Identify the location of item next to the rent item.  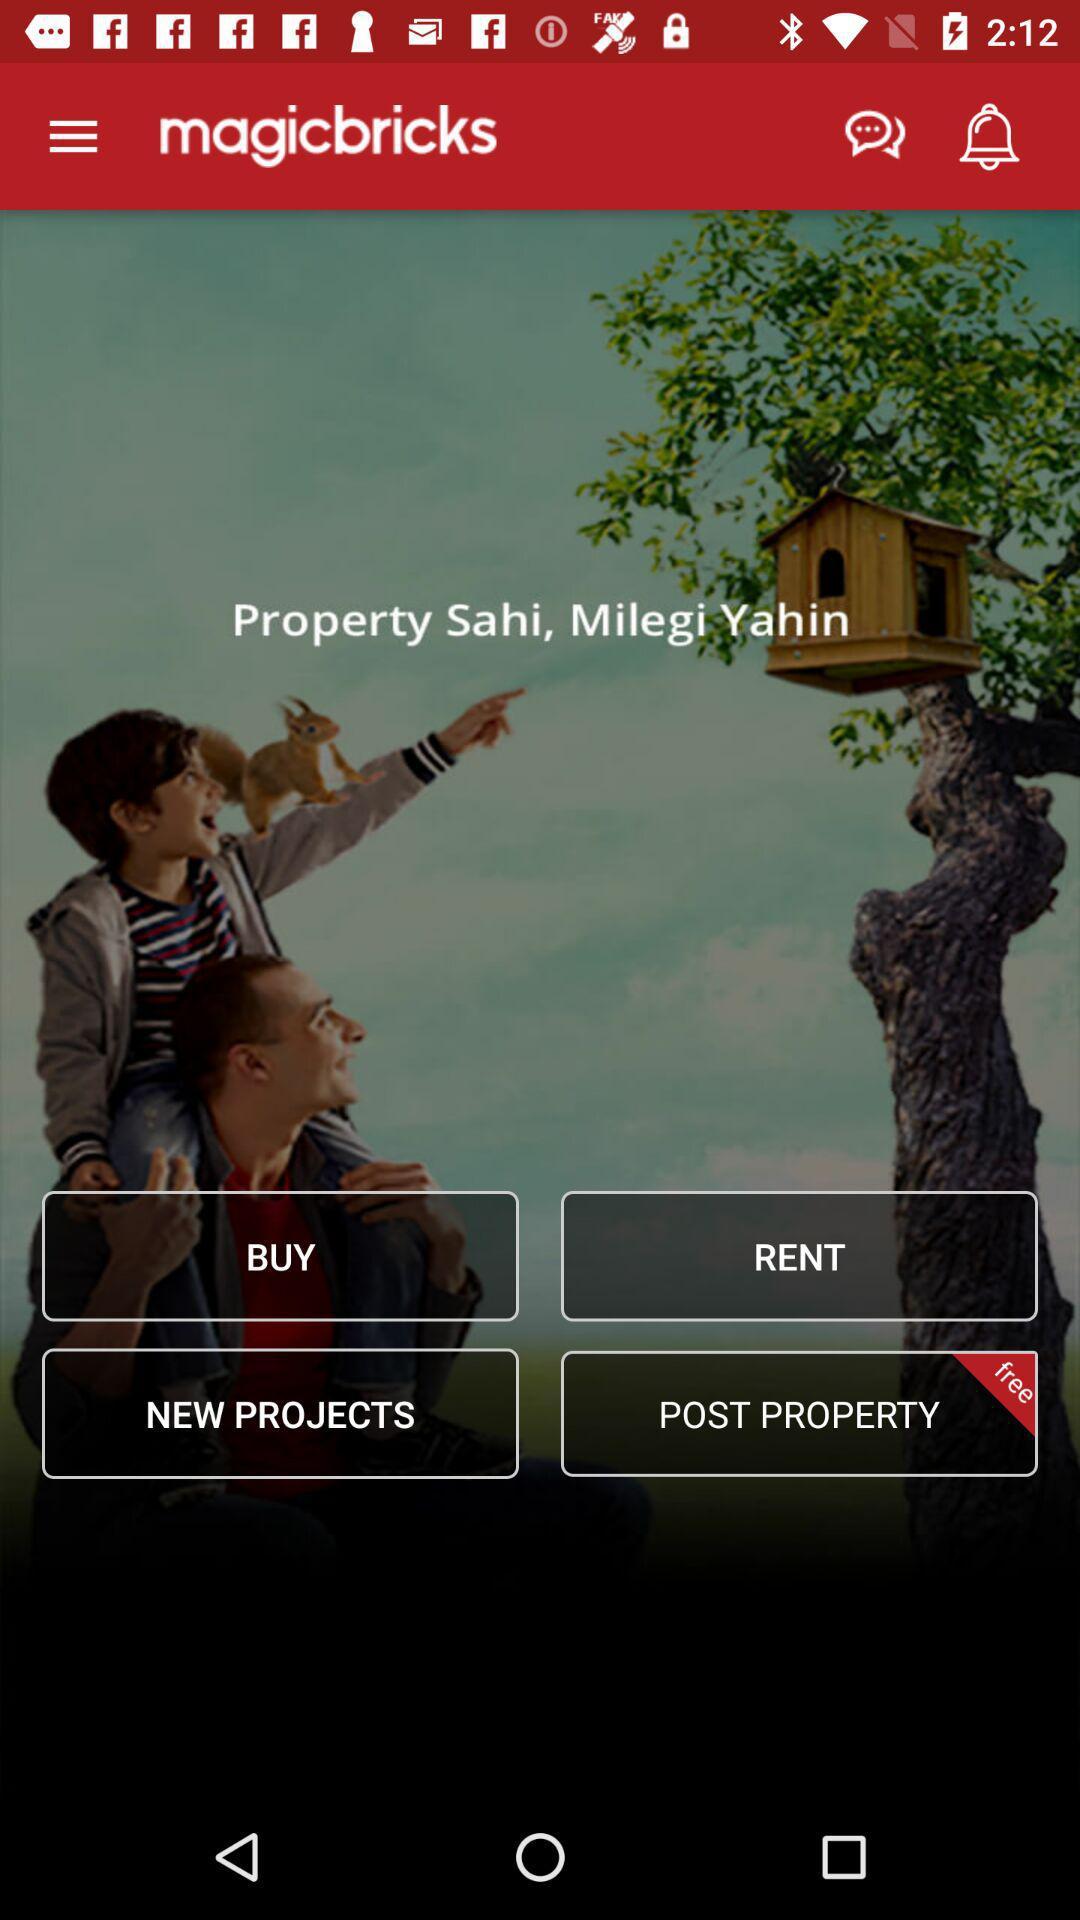
(280, 1255).